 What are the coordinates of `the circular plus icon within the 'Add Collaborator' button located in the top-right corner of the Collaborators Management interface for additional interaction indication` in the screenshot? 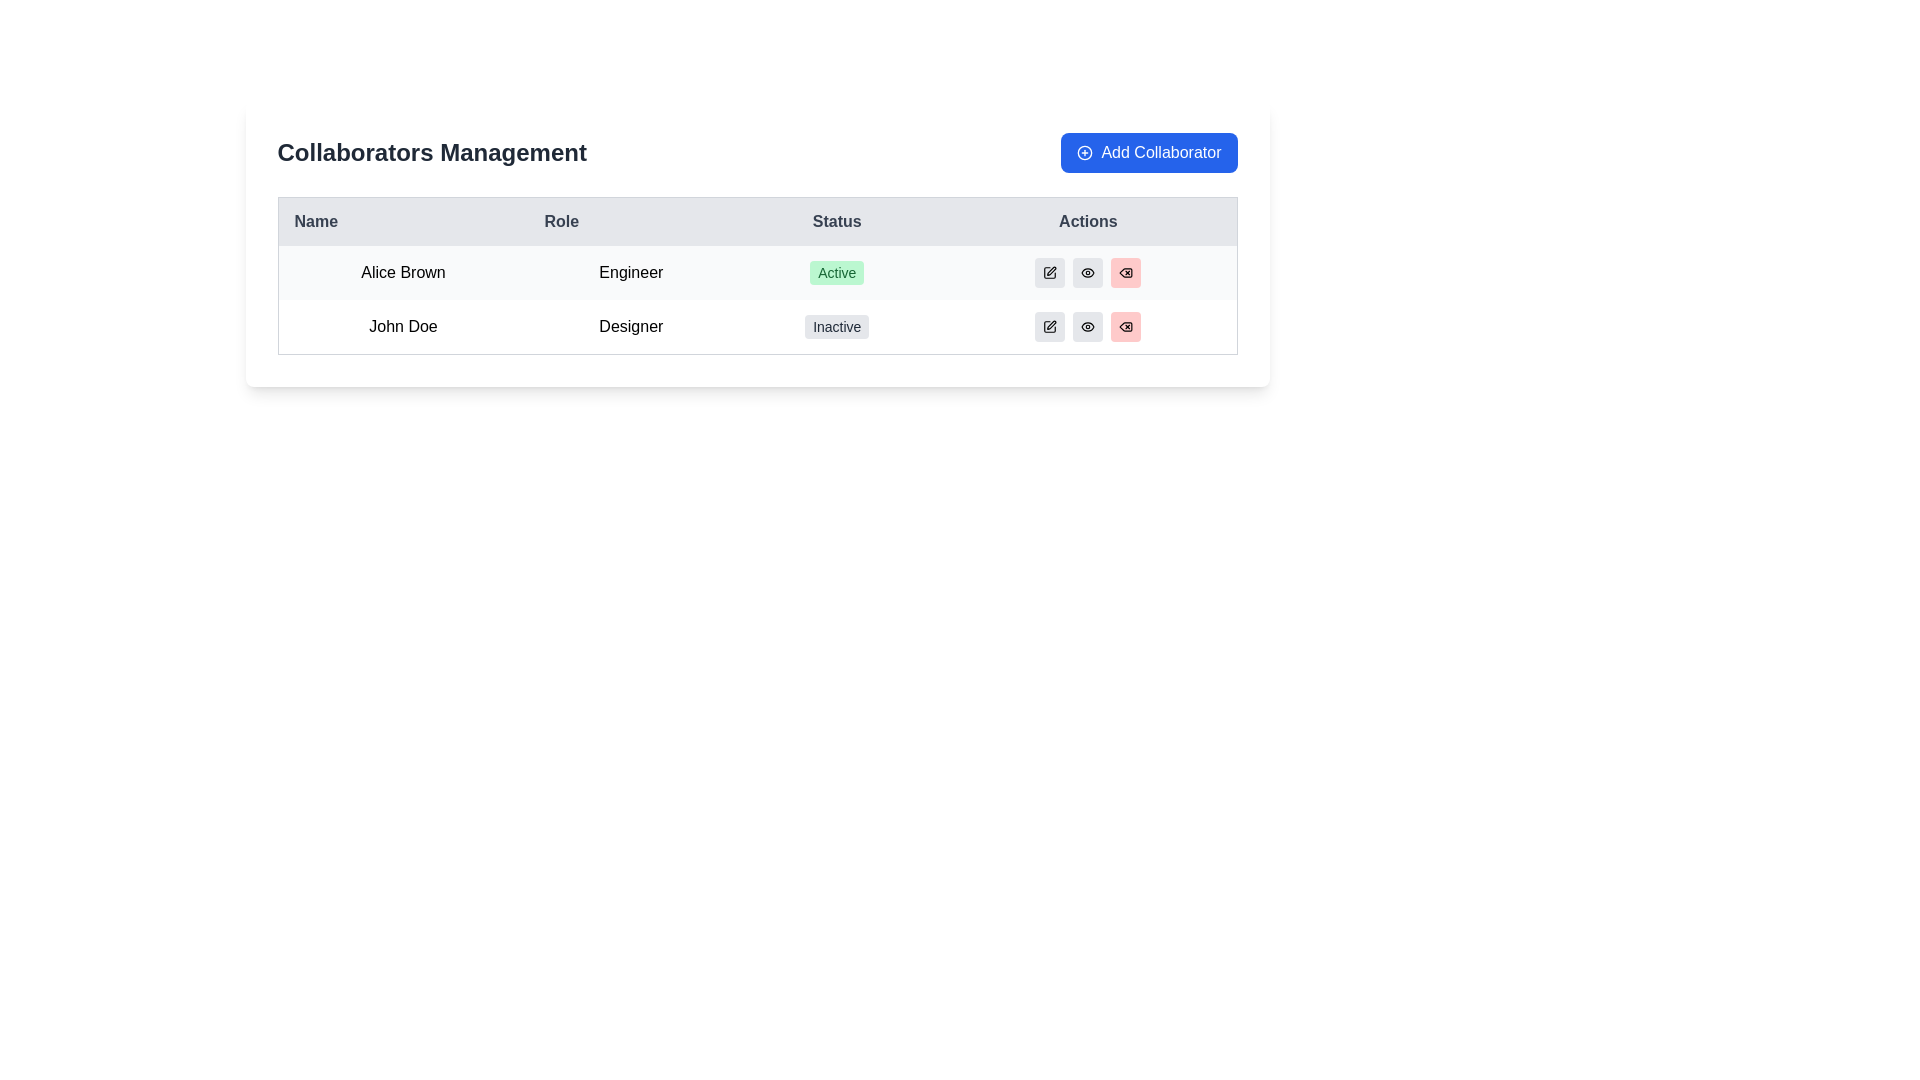 It's located at (1084, 152).